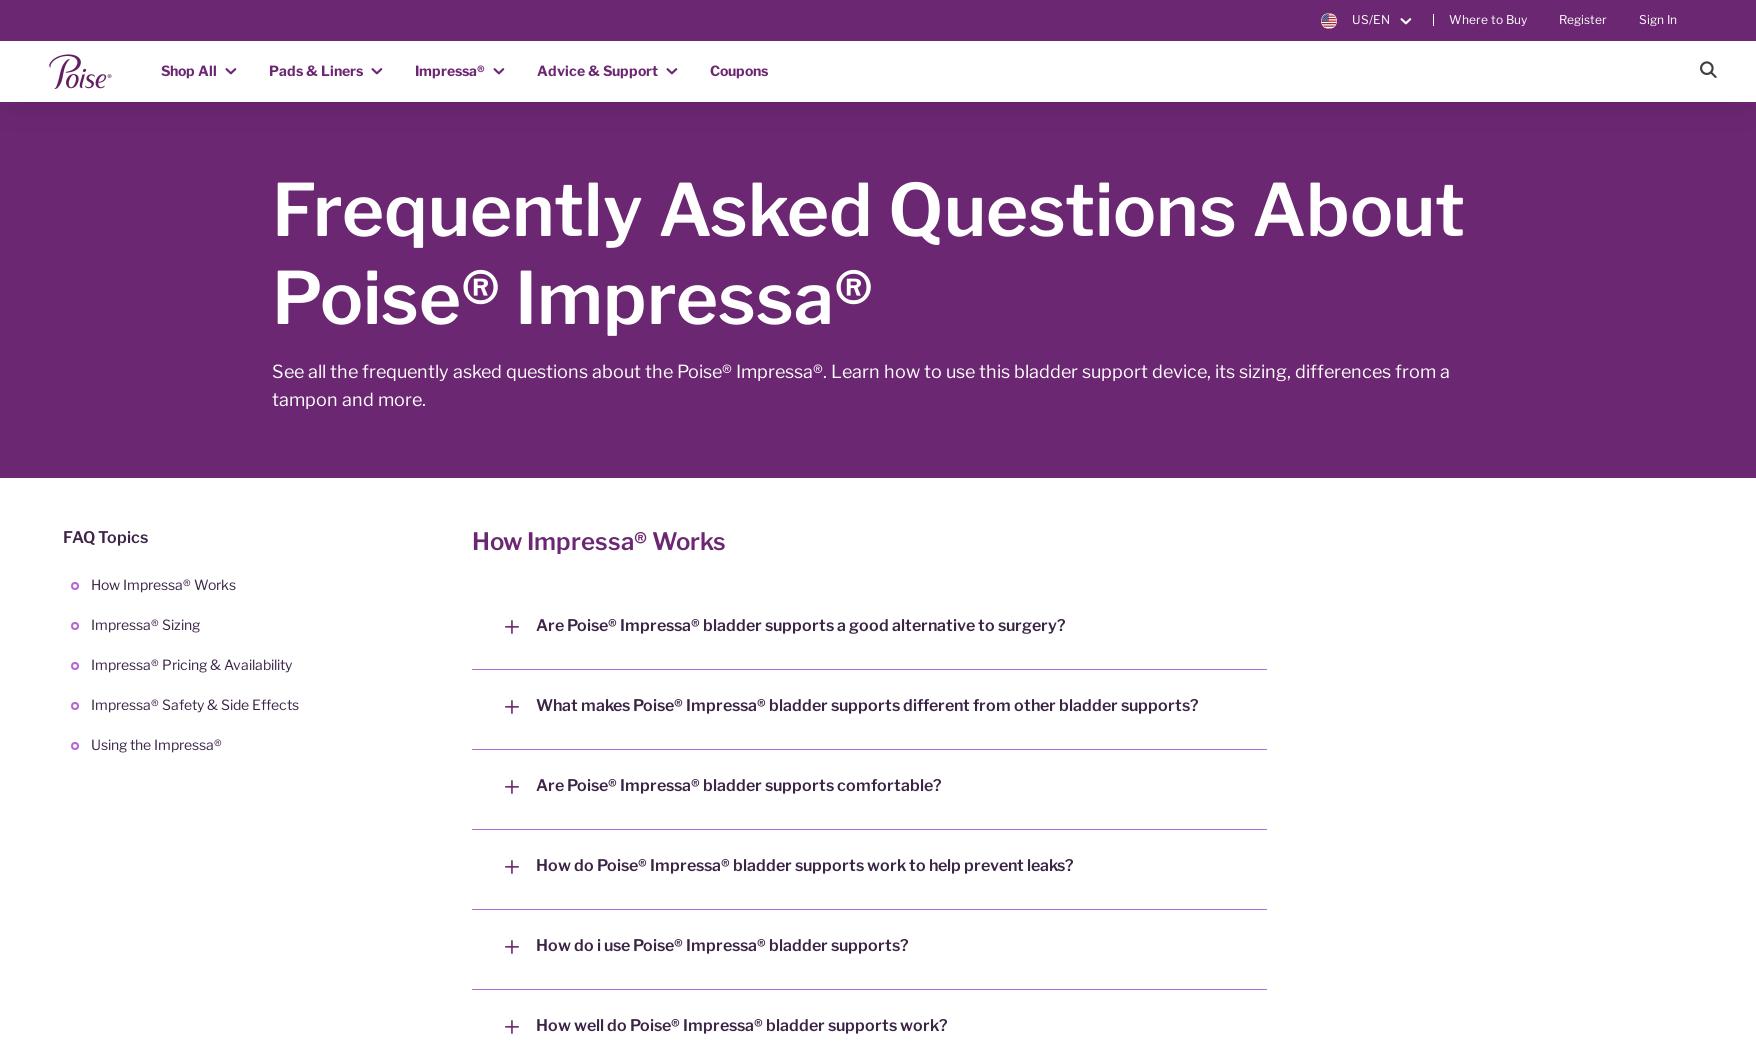 The image size is (1756, 1041). What do you see at coordinates (90, 624) in the screenshot?
I see `'Impressa® Sizing'` at bounding box center [90, 624].